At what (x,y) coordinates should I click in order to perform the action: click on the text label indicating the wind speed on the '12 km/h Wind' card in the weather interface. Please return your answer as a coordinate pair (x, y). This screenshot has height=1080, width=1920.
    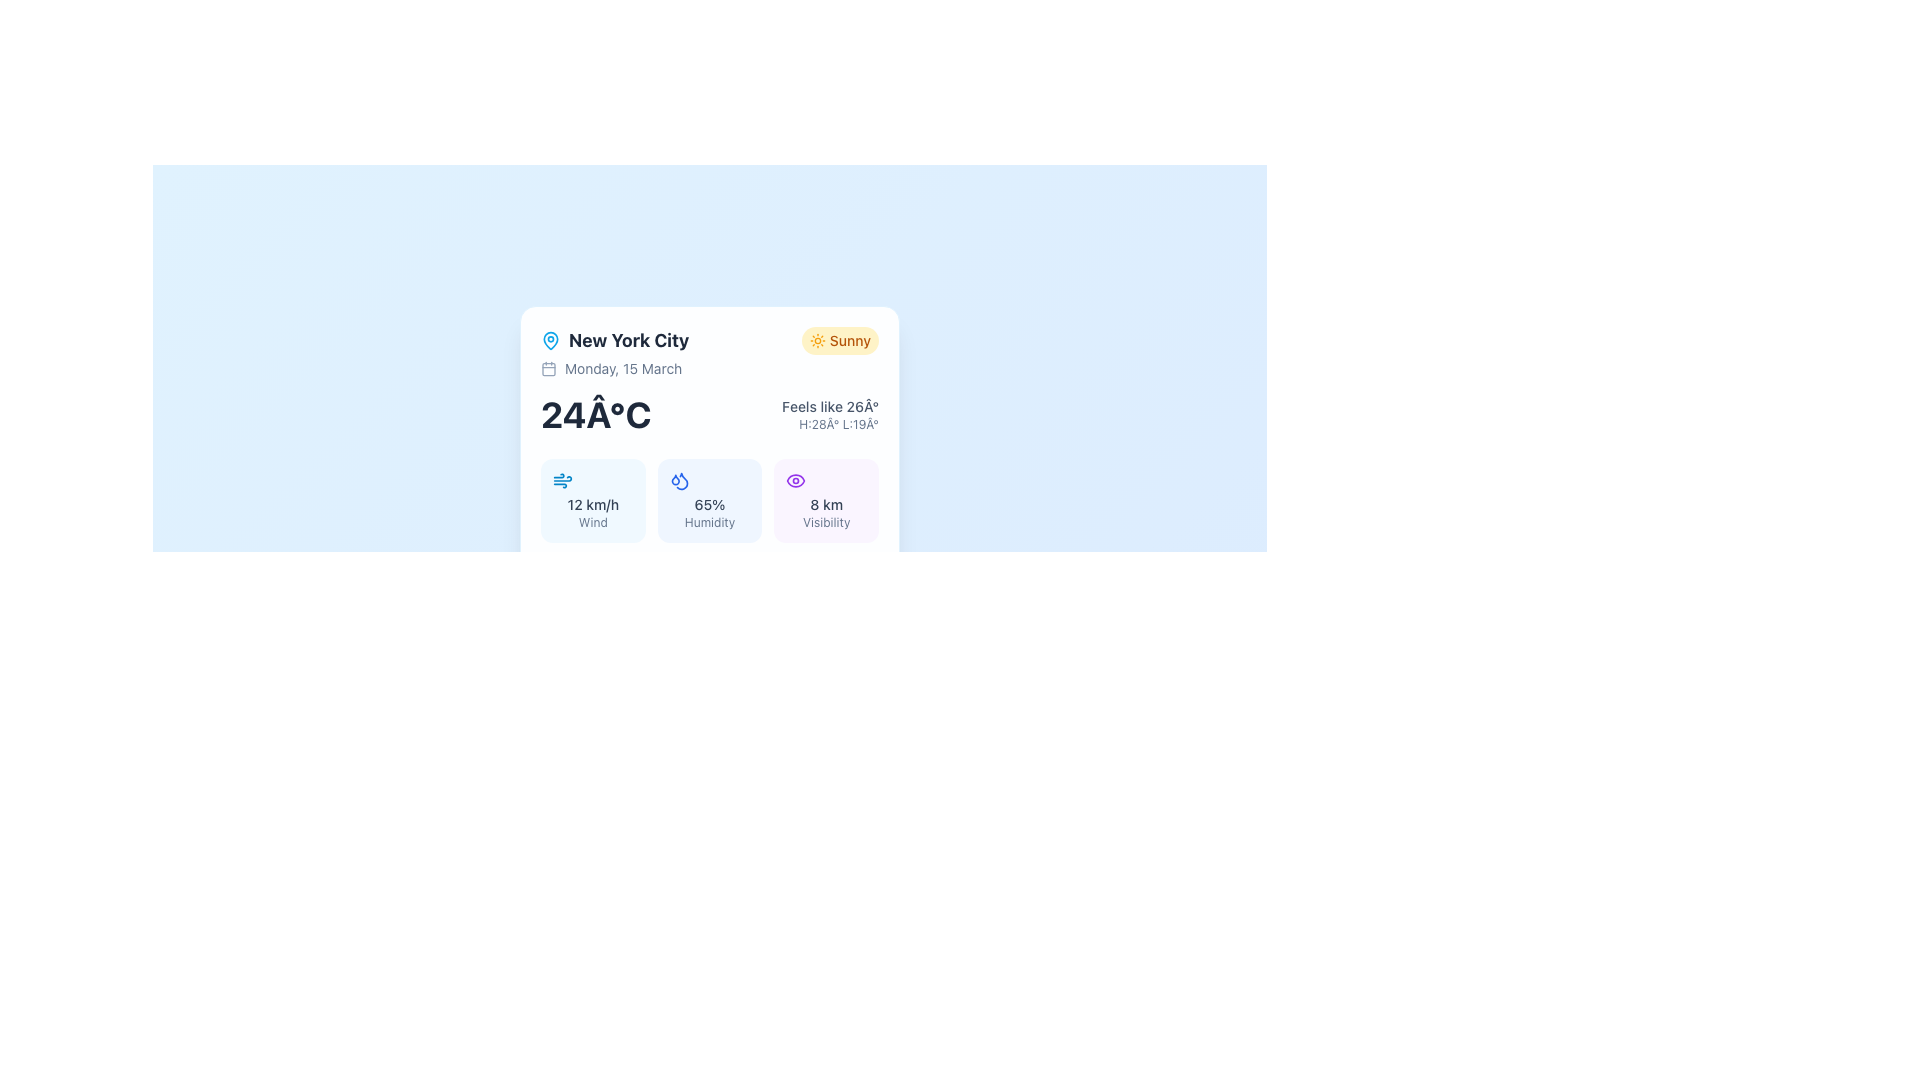
    Looking at the image, I should click on (592, 522).